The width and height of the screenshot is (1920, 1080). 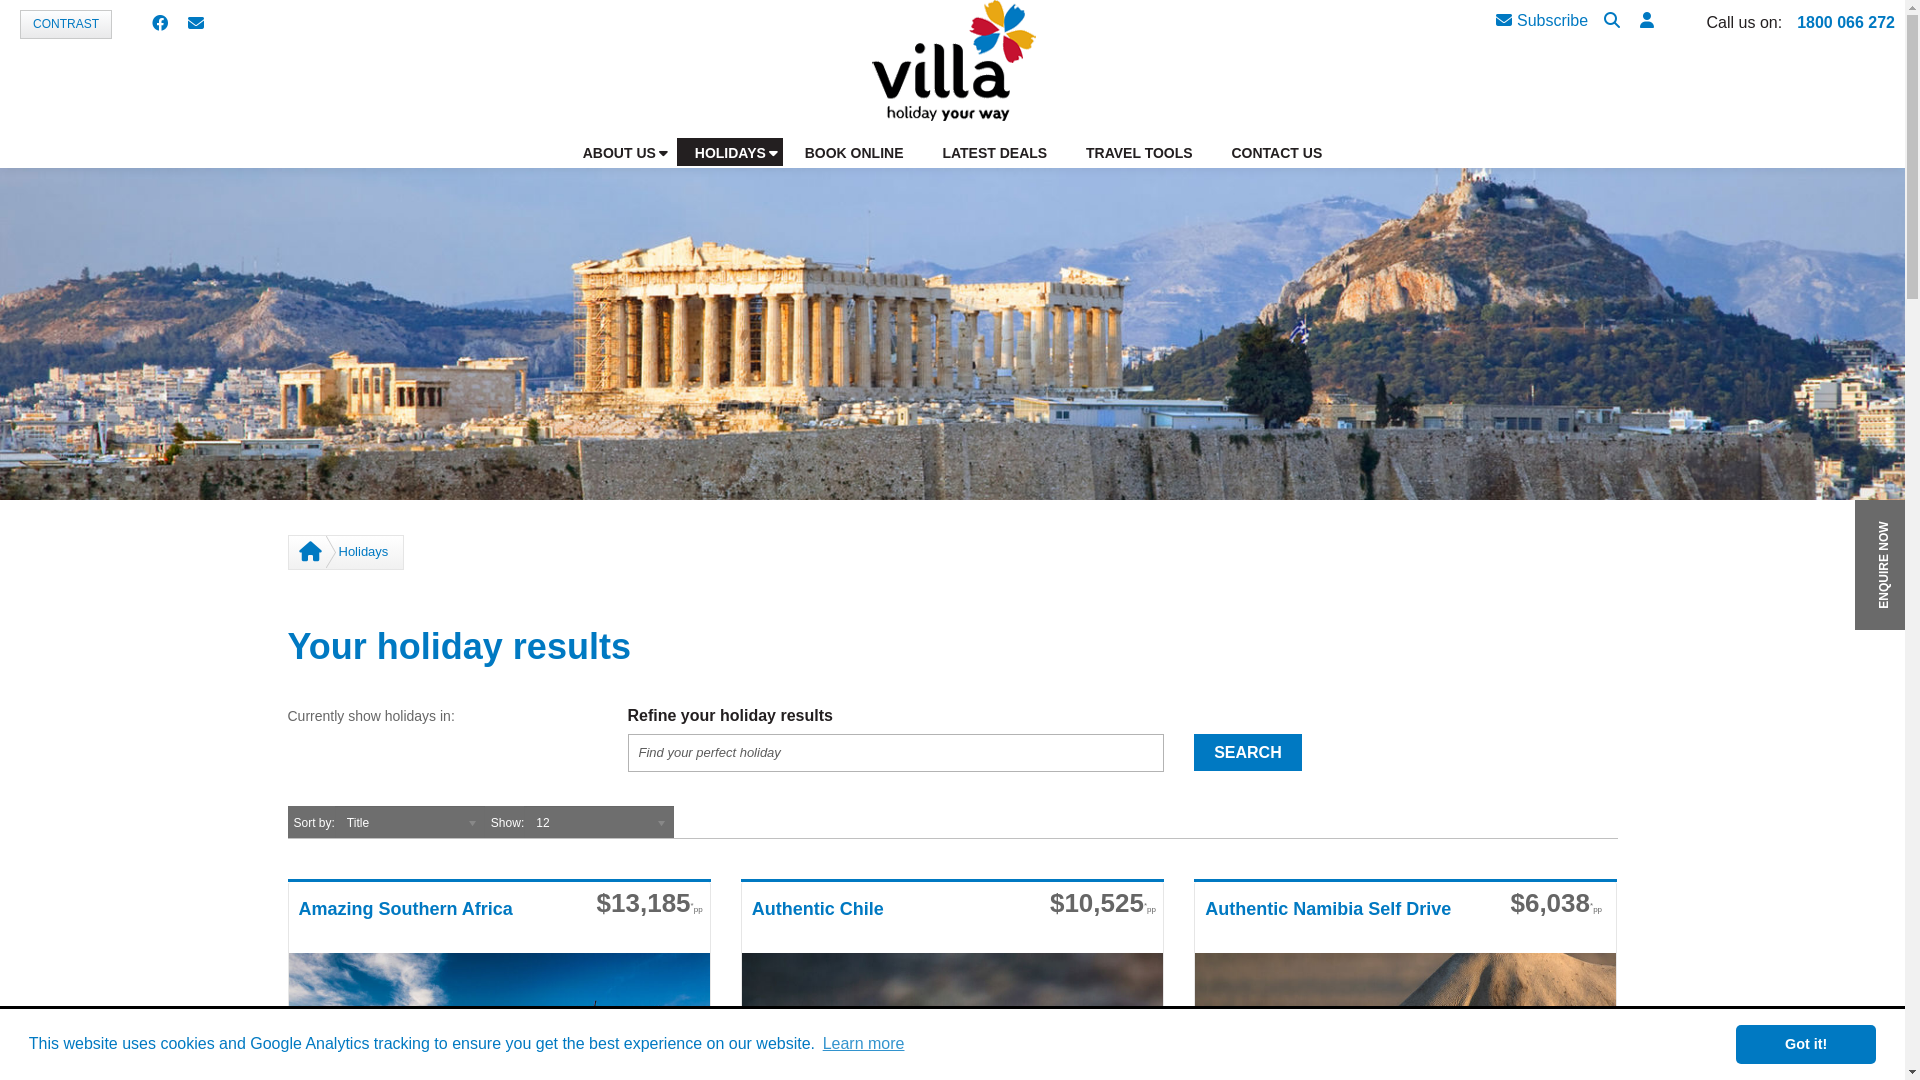 I want to click on 'Amazing Southern Africa', so click(x=427, y=924).